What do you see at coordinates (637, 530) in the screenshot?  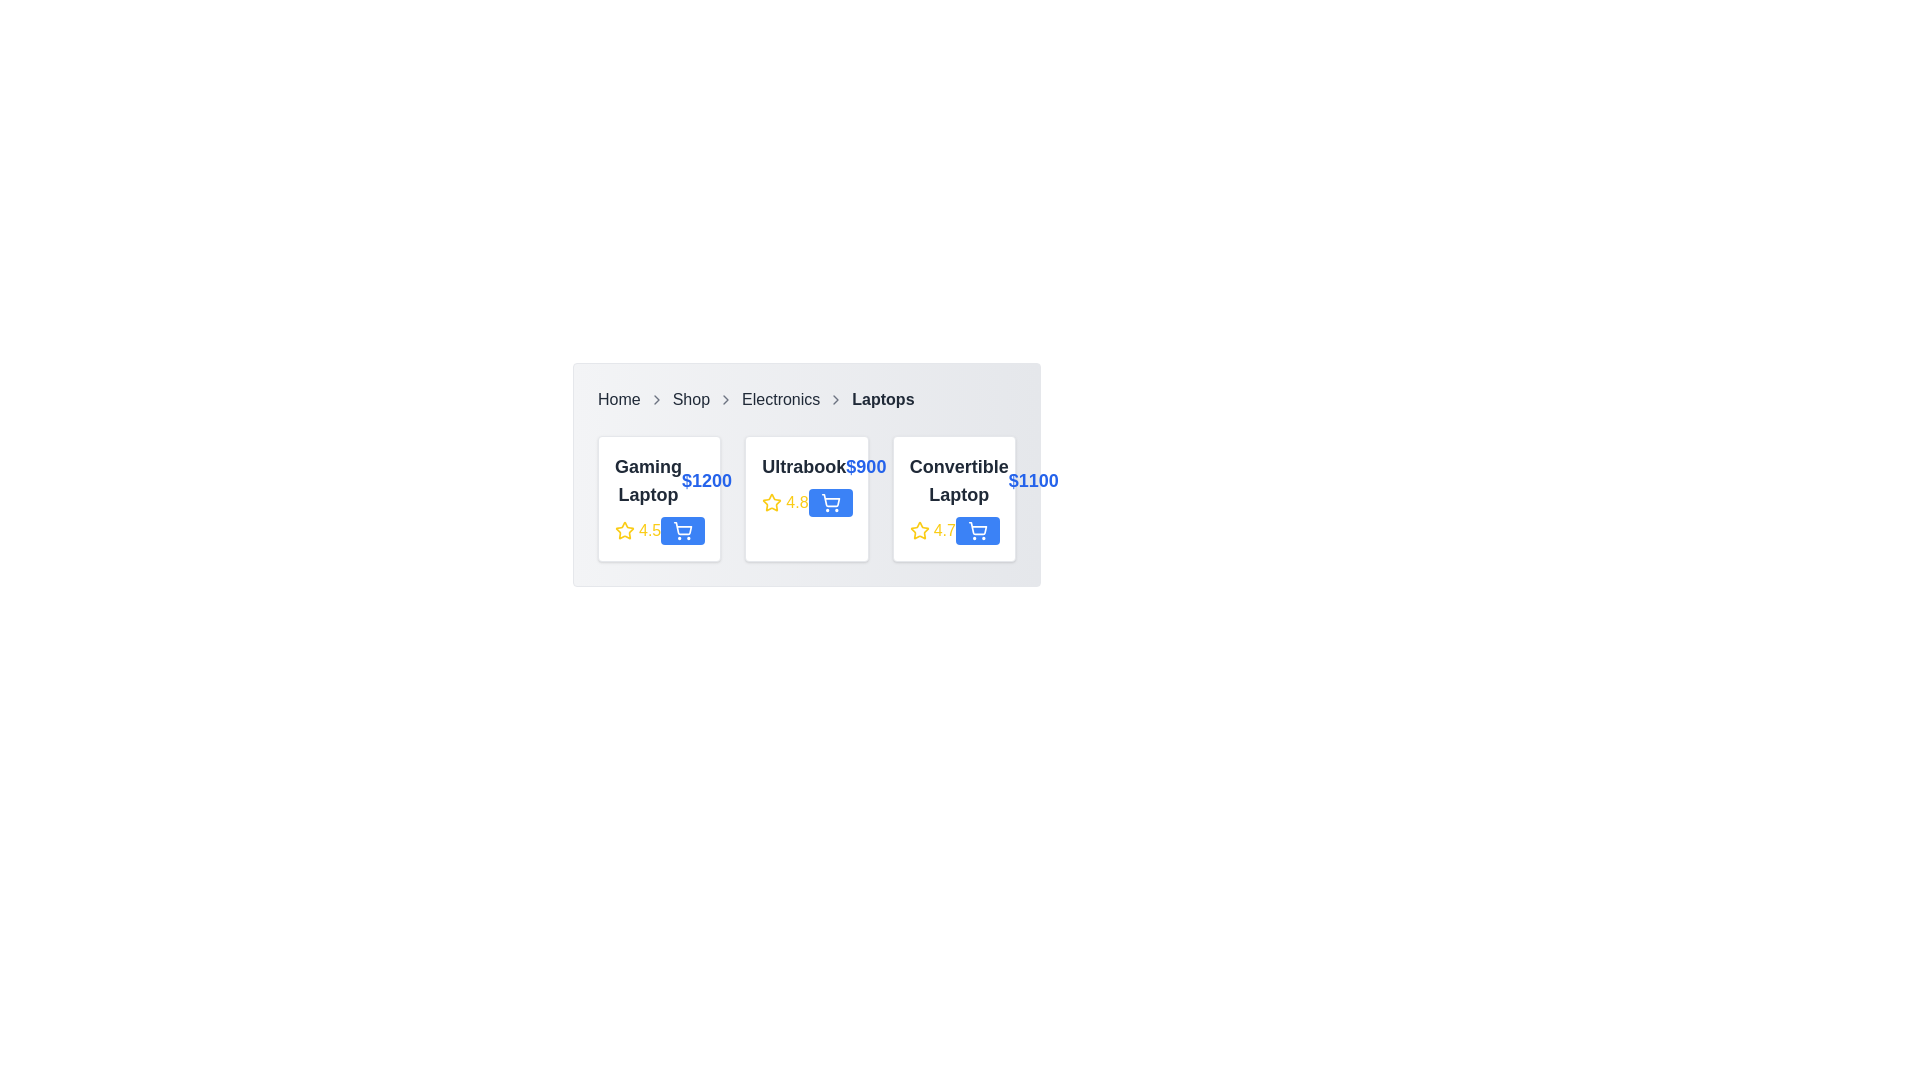 I see `the rating value displayed as '4.5' next to the yellow star icon in the first column of items under the 'Gaming Laptop' label` at bounding box center [637, 530].